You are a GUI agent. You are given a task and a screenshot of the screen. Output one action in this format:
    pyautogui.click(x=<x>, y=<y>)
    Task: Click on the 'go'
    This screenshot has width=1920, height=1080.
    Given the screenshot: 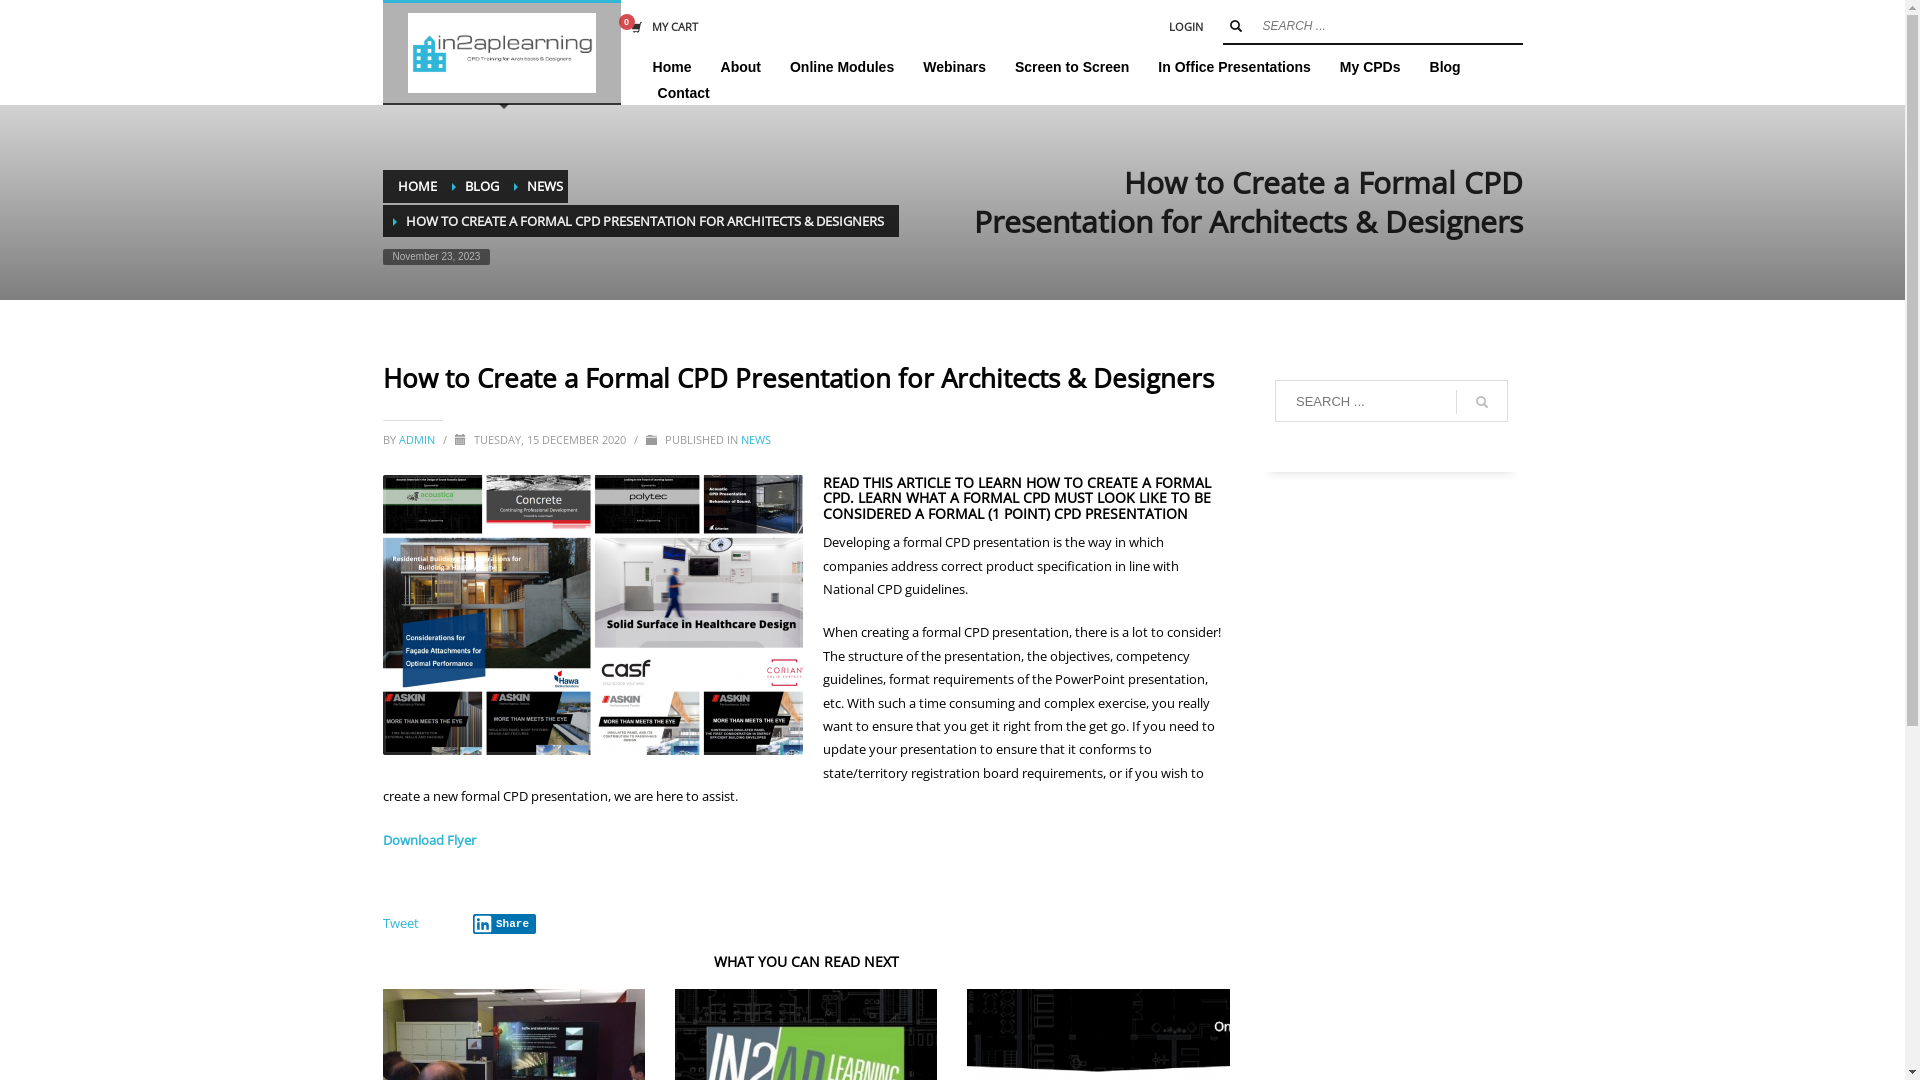 What is the action you would take?
    pyautogui.click(x=1455, y=401)
    